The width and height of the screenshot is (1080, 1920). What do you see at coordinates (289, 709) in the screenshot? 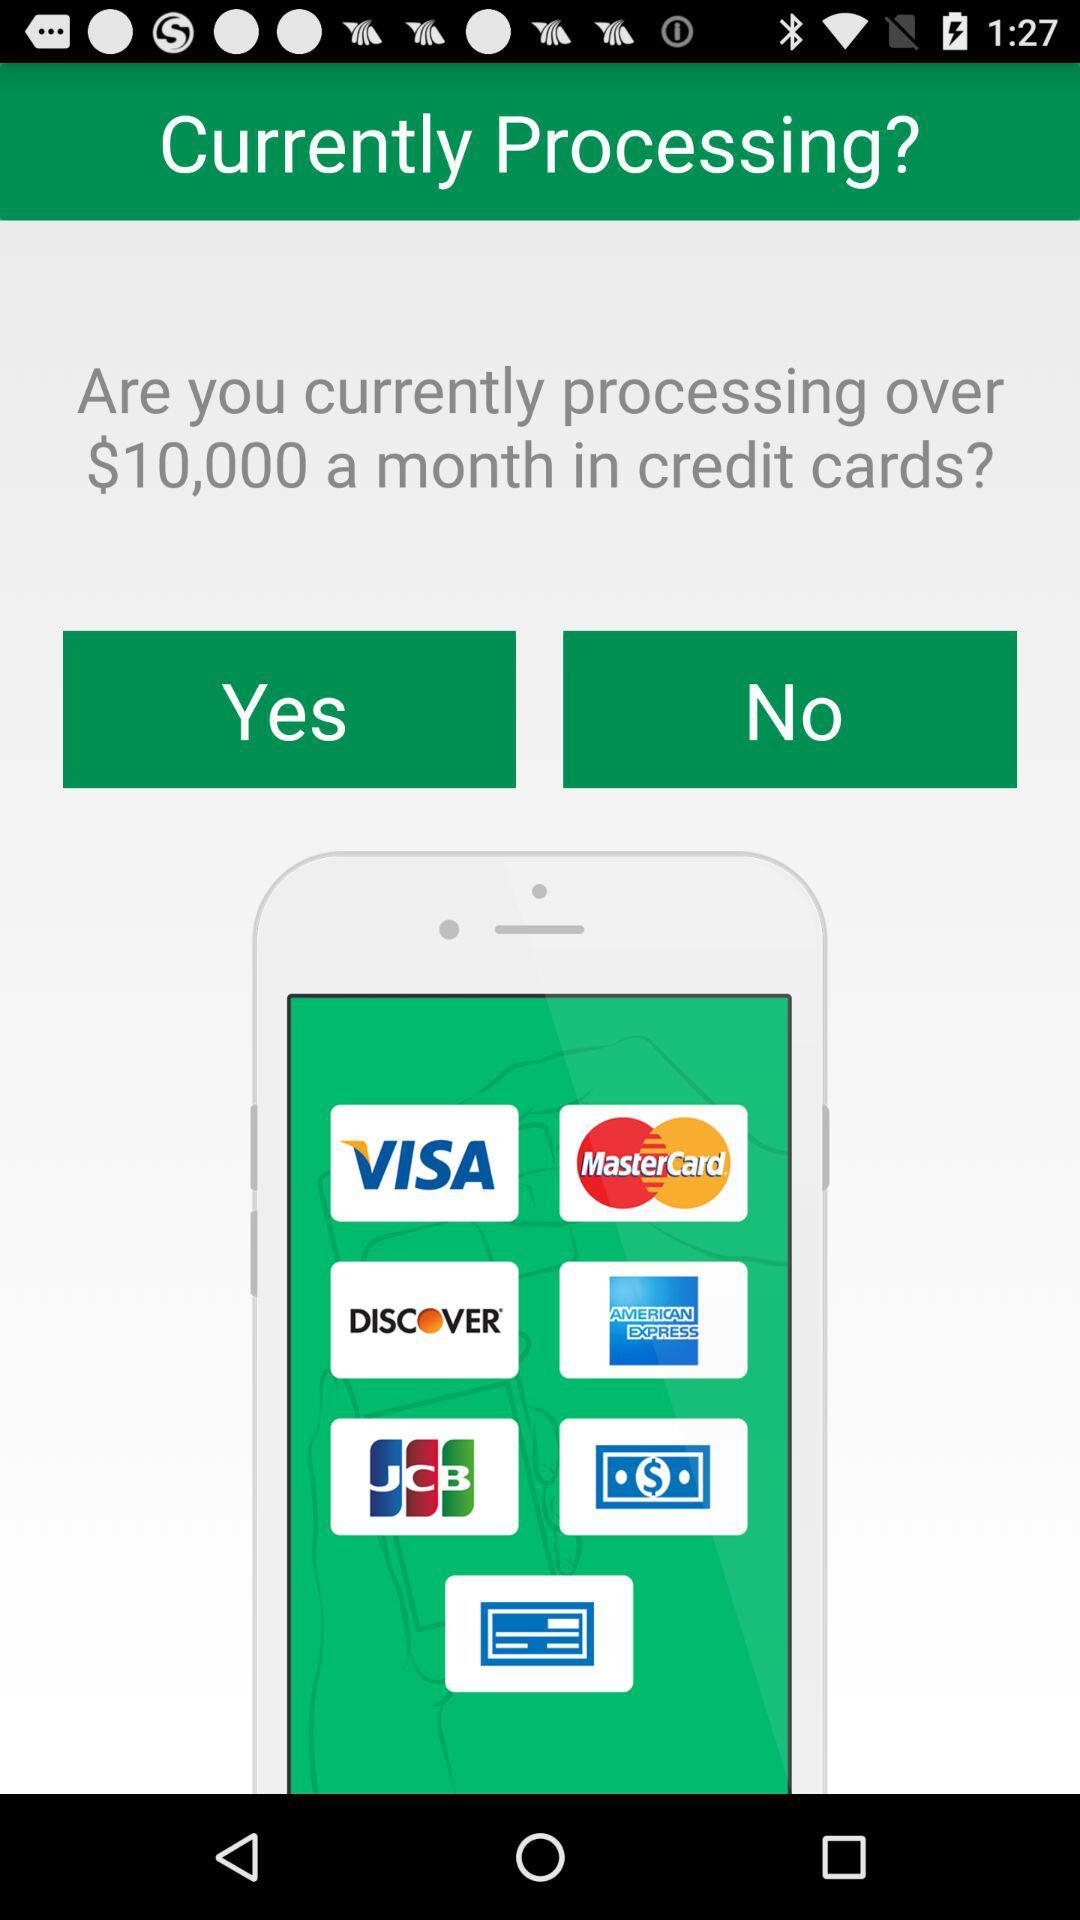
I see `yes item` at bounding box center [289, 709].